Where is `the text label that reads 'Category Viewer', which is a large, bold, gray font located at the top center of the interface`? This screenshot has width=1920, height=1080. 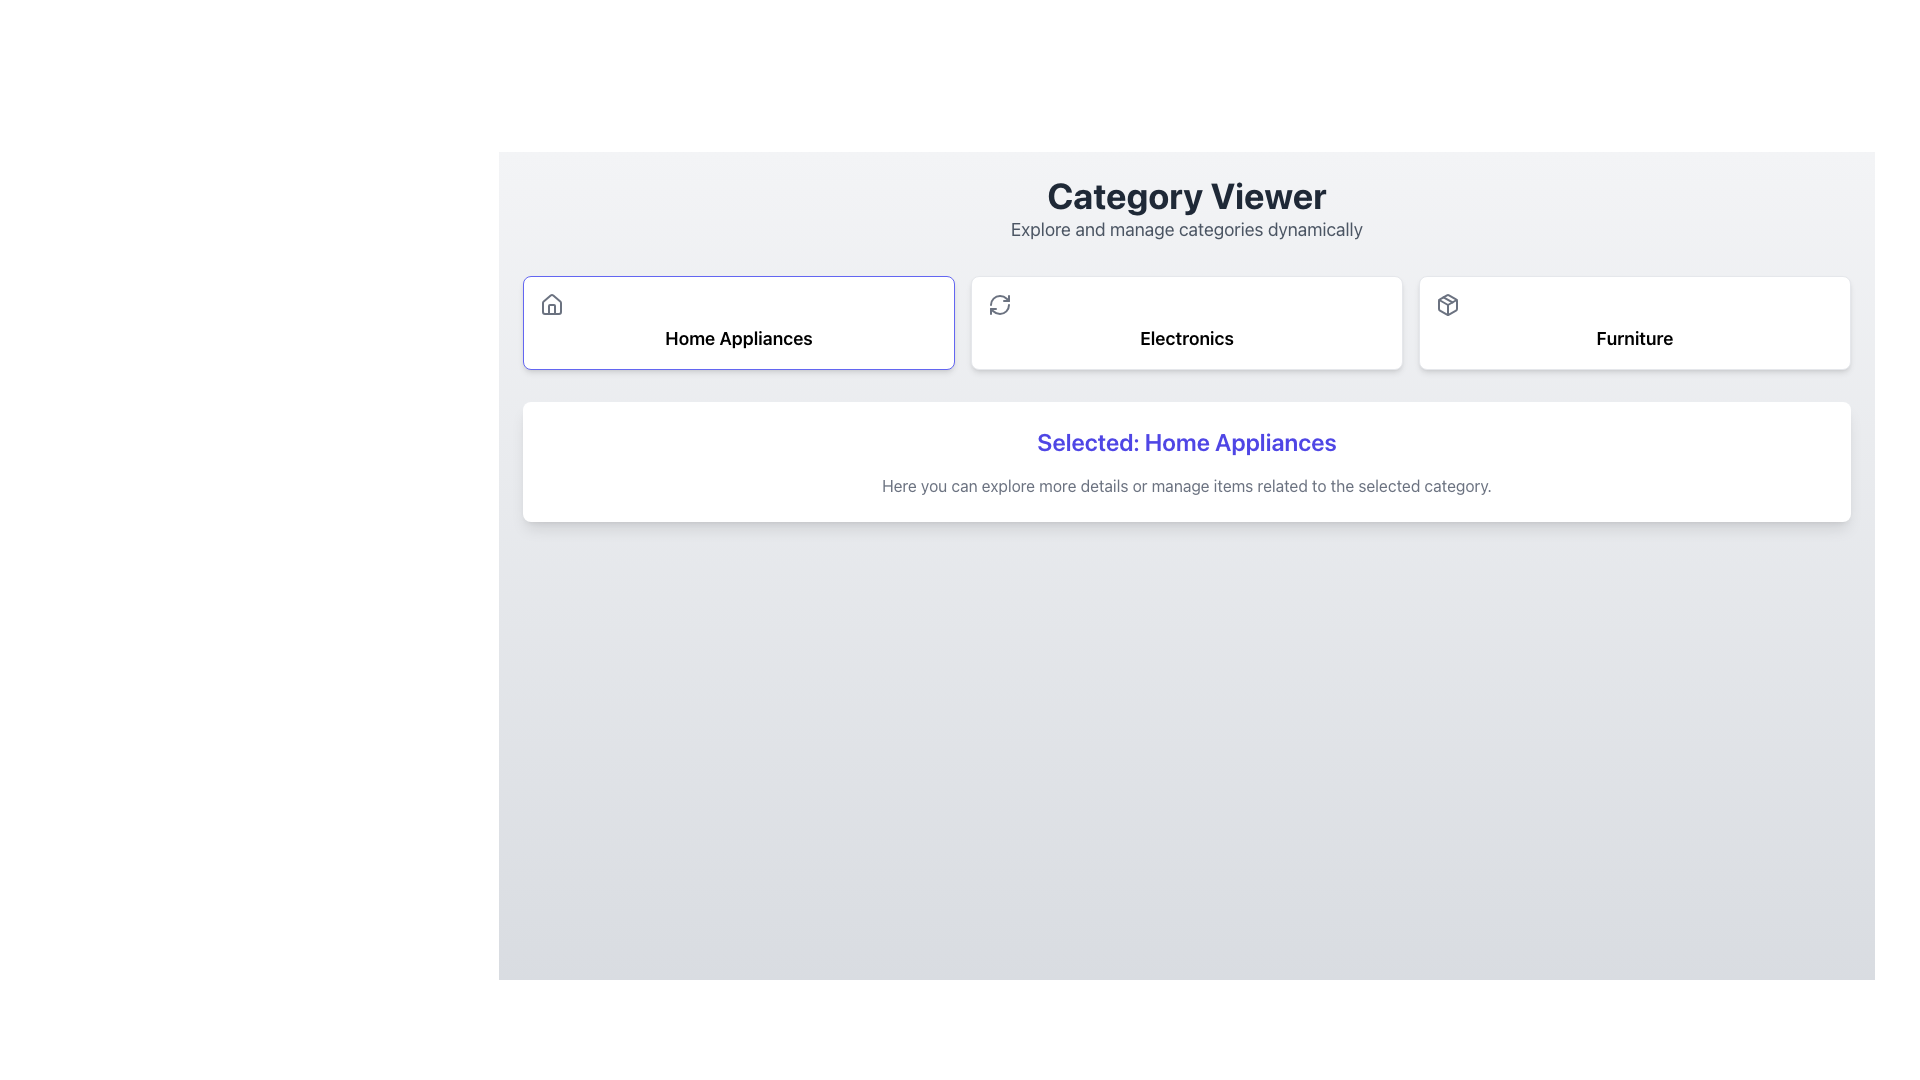
the text label that reads 'Category Viewer', which is a large, bold, gray font located at the top center of the interface is located at coordinates (1186, 196).